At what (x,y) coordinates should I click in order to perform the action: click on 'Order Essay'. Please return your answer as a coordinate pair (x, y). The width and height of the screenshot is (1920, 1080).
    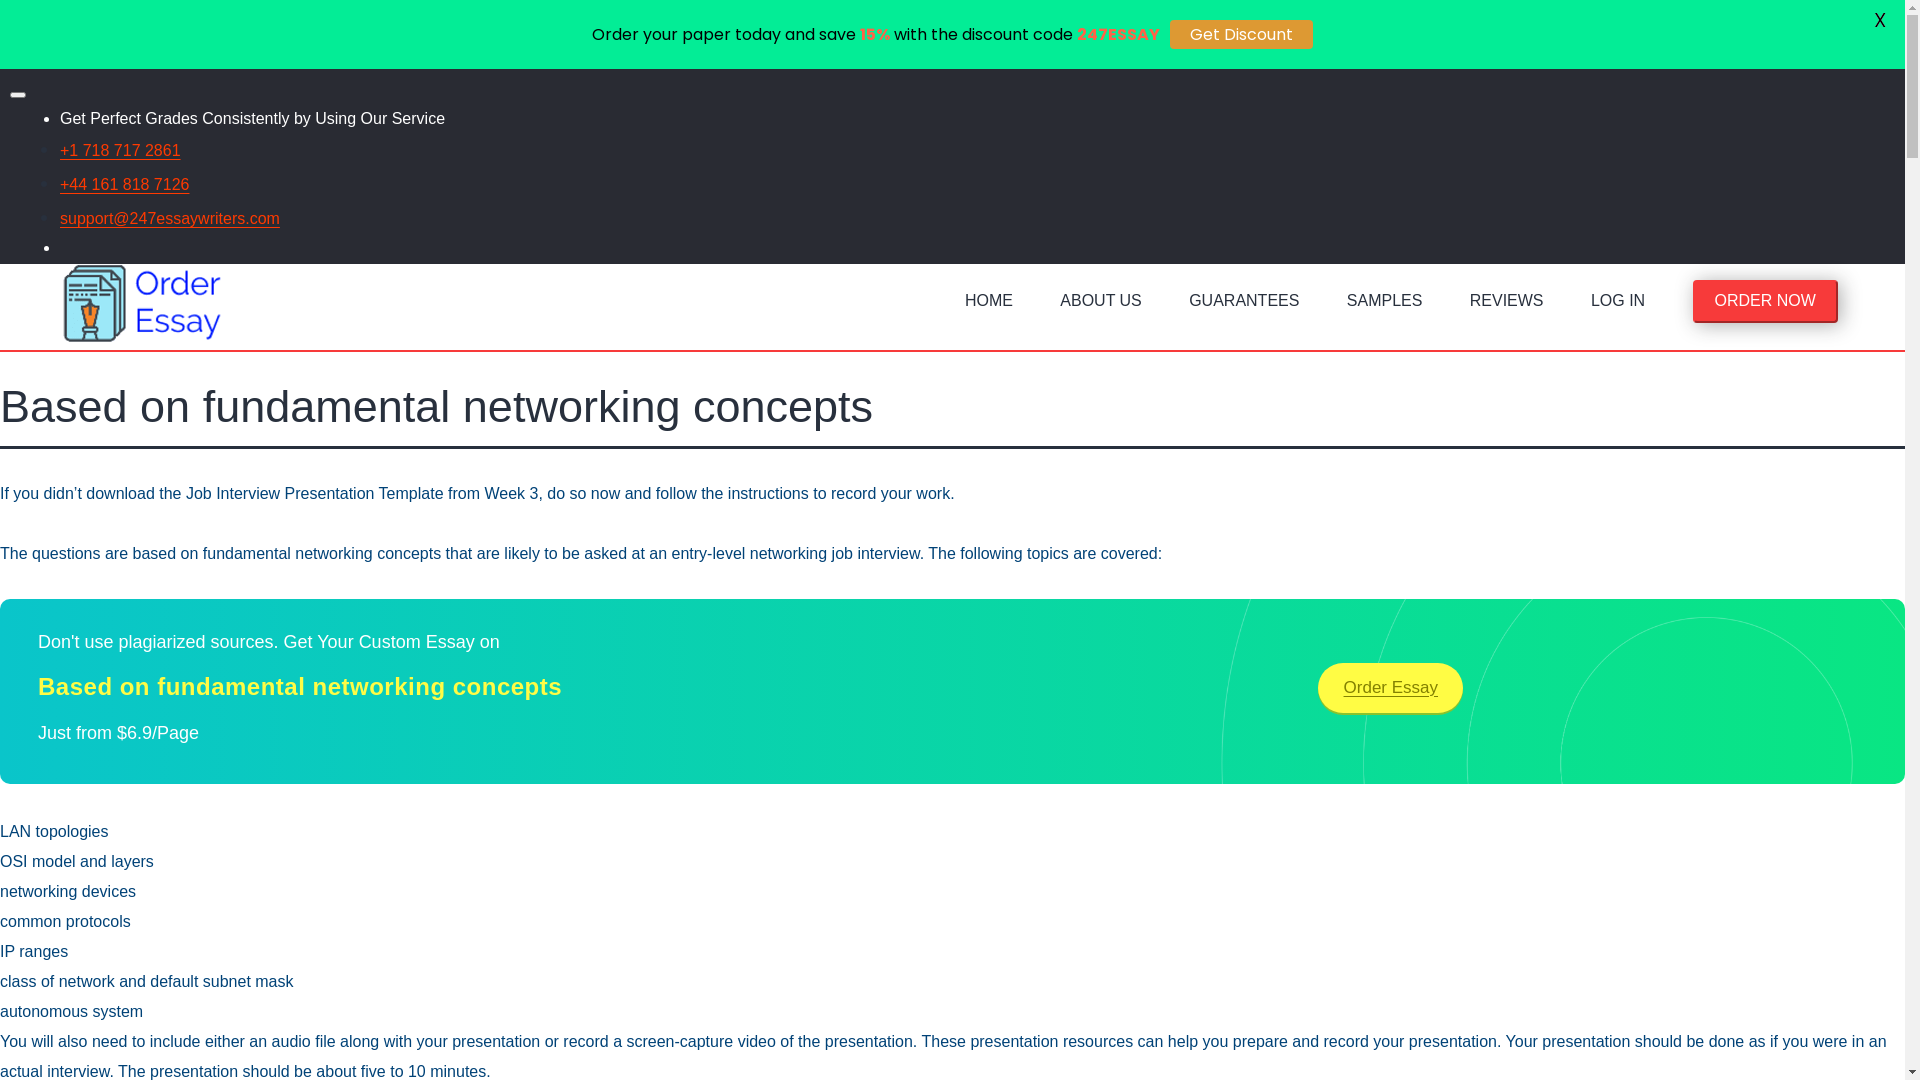
    Looking at the image, I should click on (1389, 686).